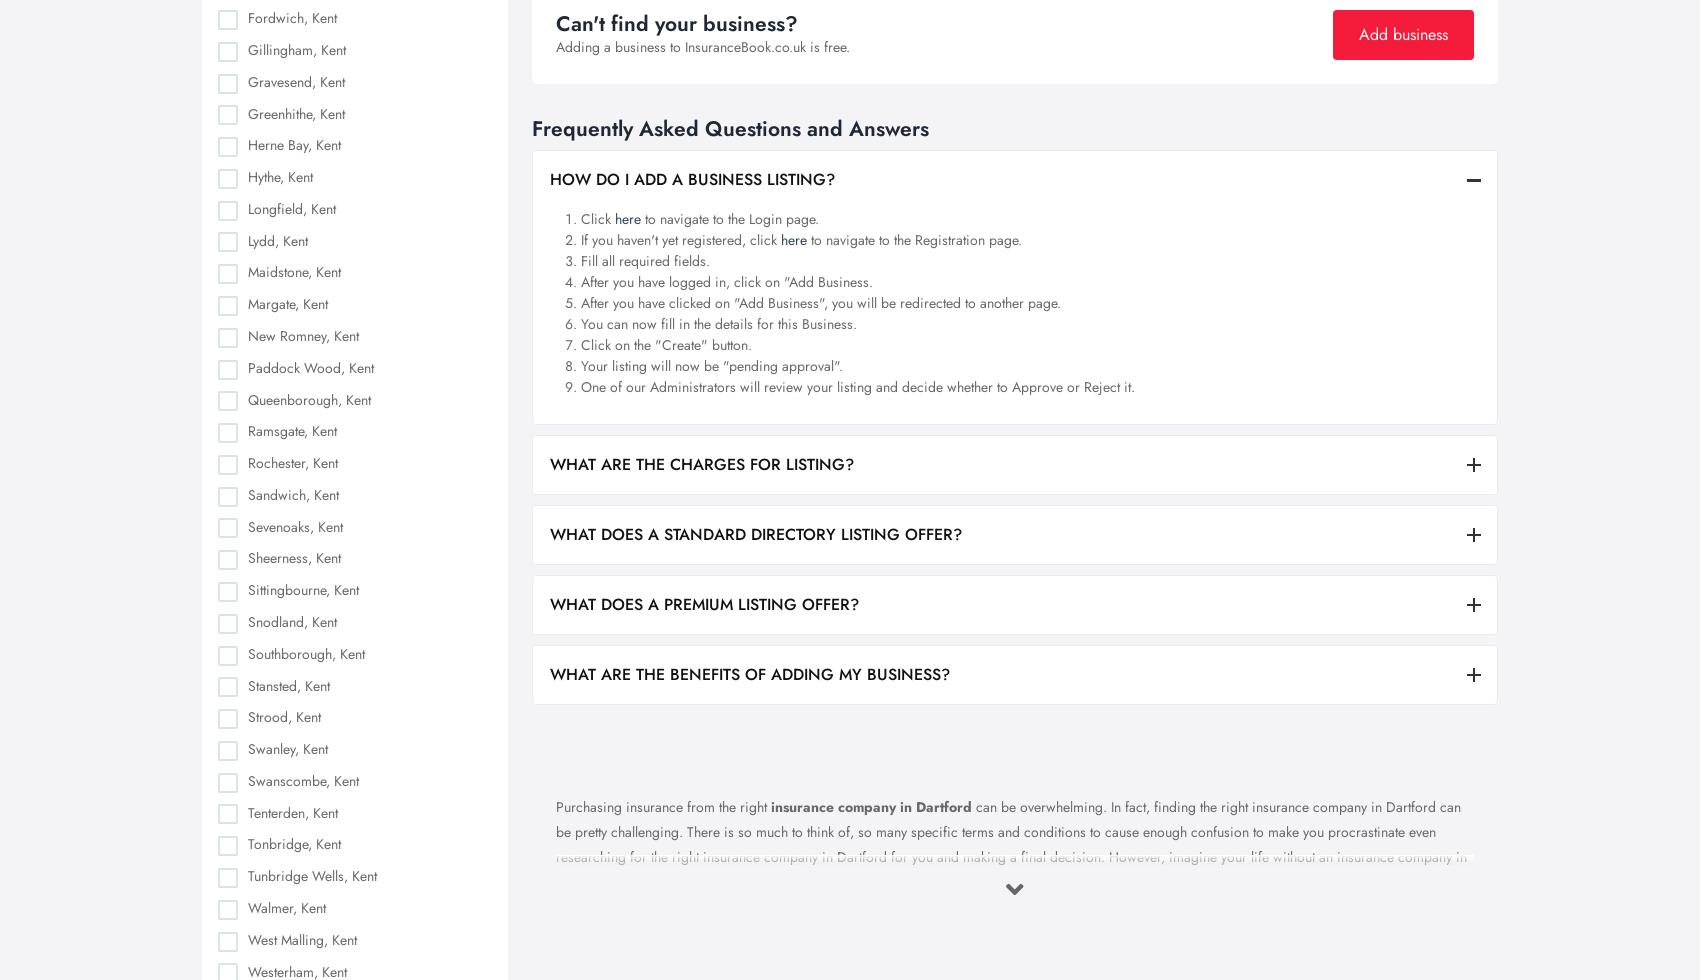 The height and width of the screenshot is (980, 1700). I want to click on 'CoverMyBubble', so click(391, 23).